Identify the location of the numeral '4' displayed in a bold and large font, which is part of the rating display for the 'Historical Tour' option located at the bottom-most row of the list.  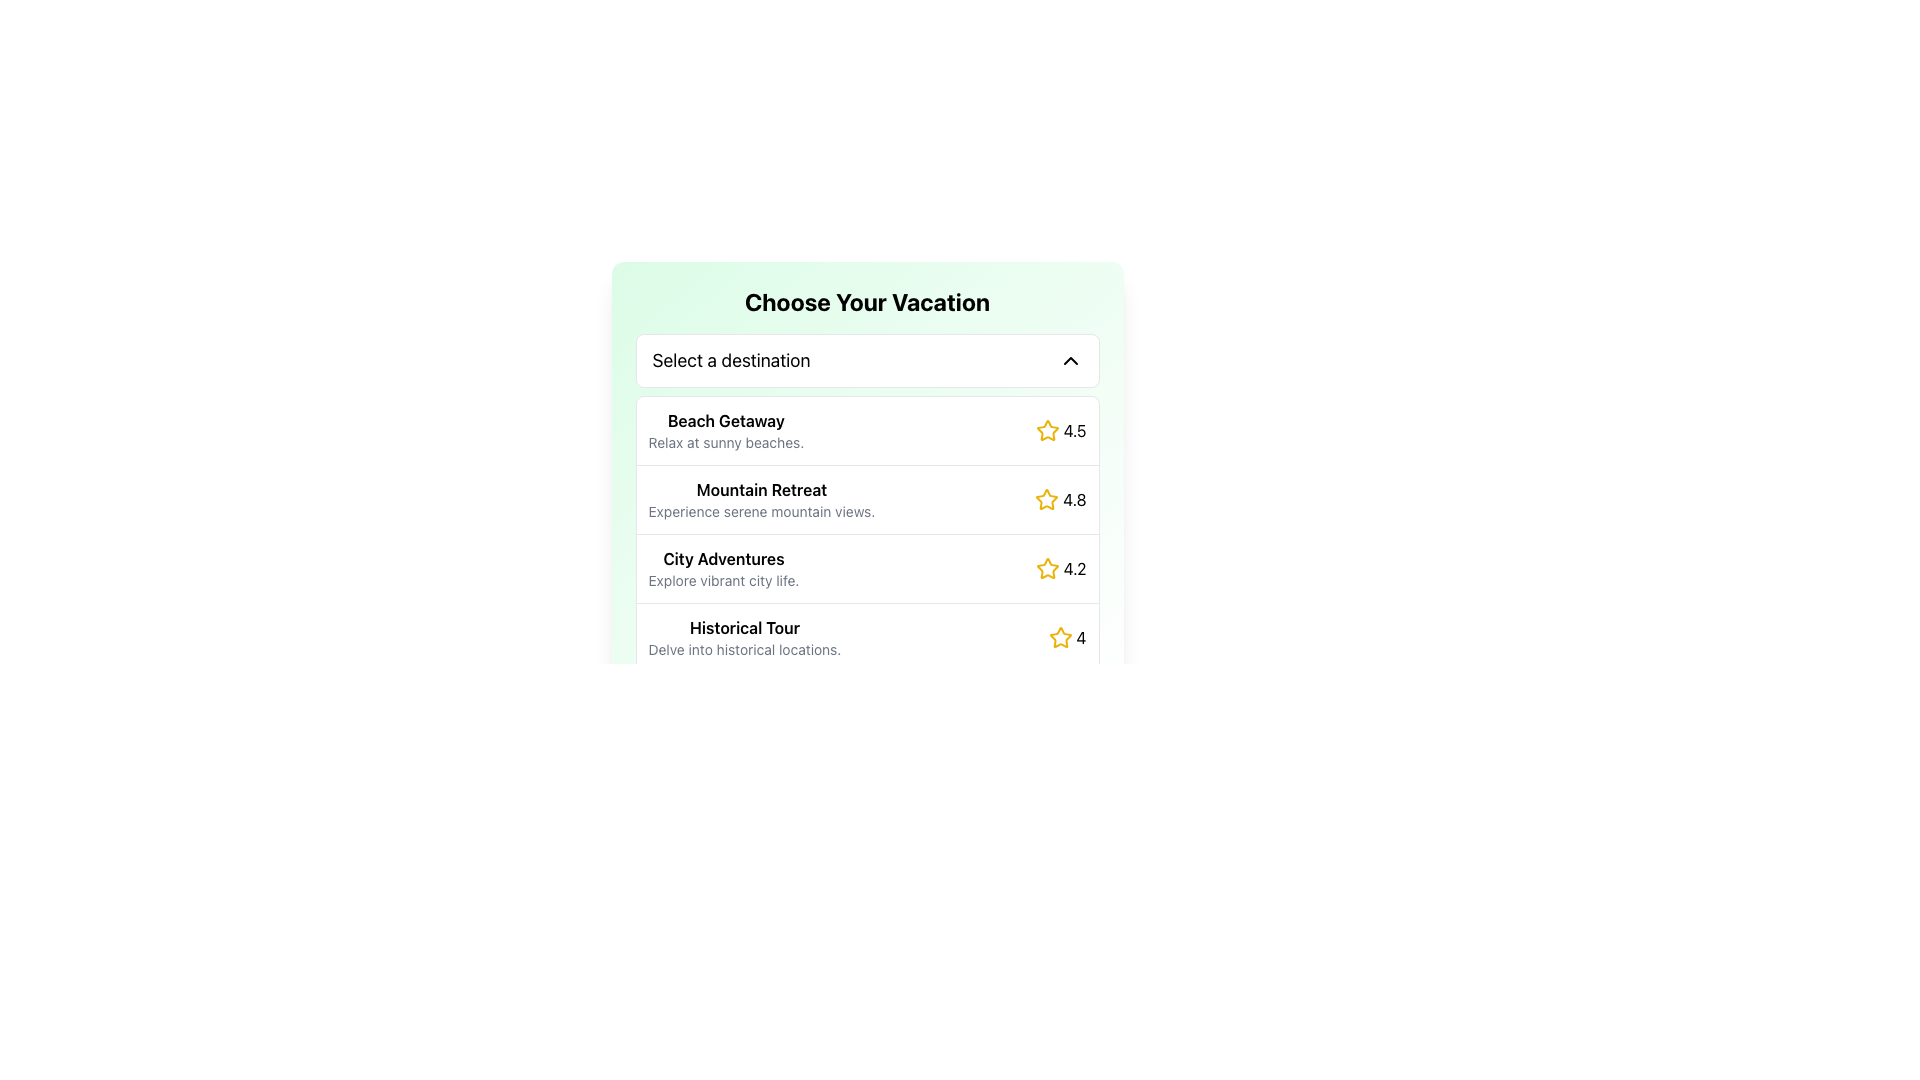
(1080, 637).